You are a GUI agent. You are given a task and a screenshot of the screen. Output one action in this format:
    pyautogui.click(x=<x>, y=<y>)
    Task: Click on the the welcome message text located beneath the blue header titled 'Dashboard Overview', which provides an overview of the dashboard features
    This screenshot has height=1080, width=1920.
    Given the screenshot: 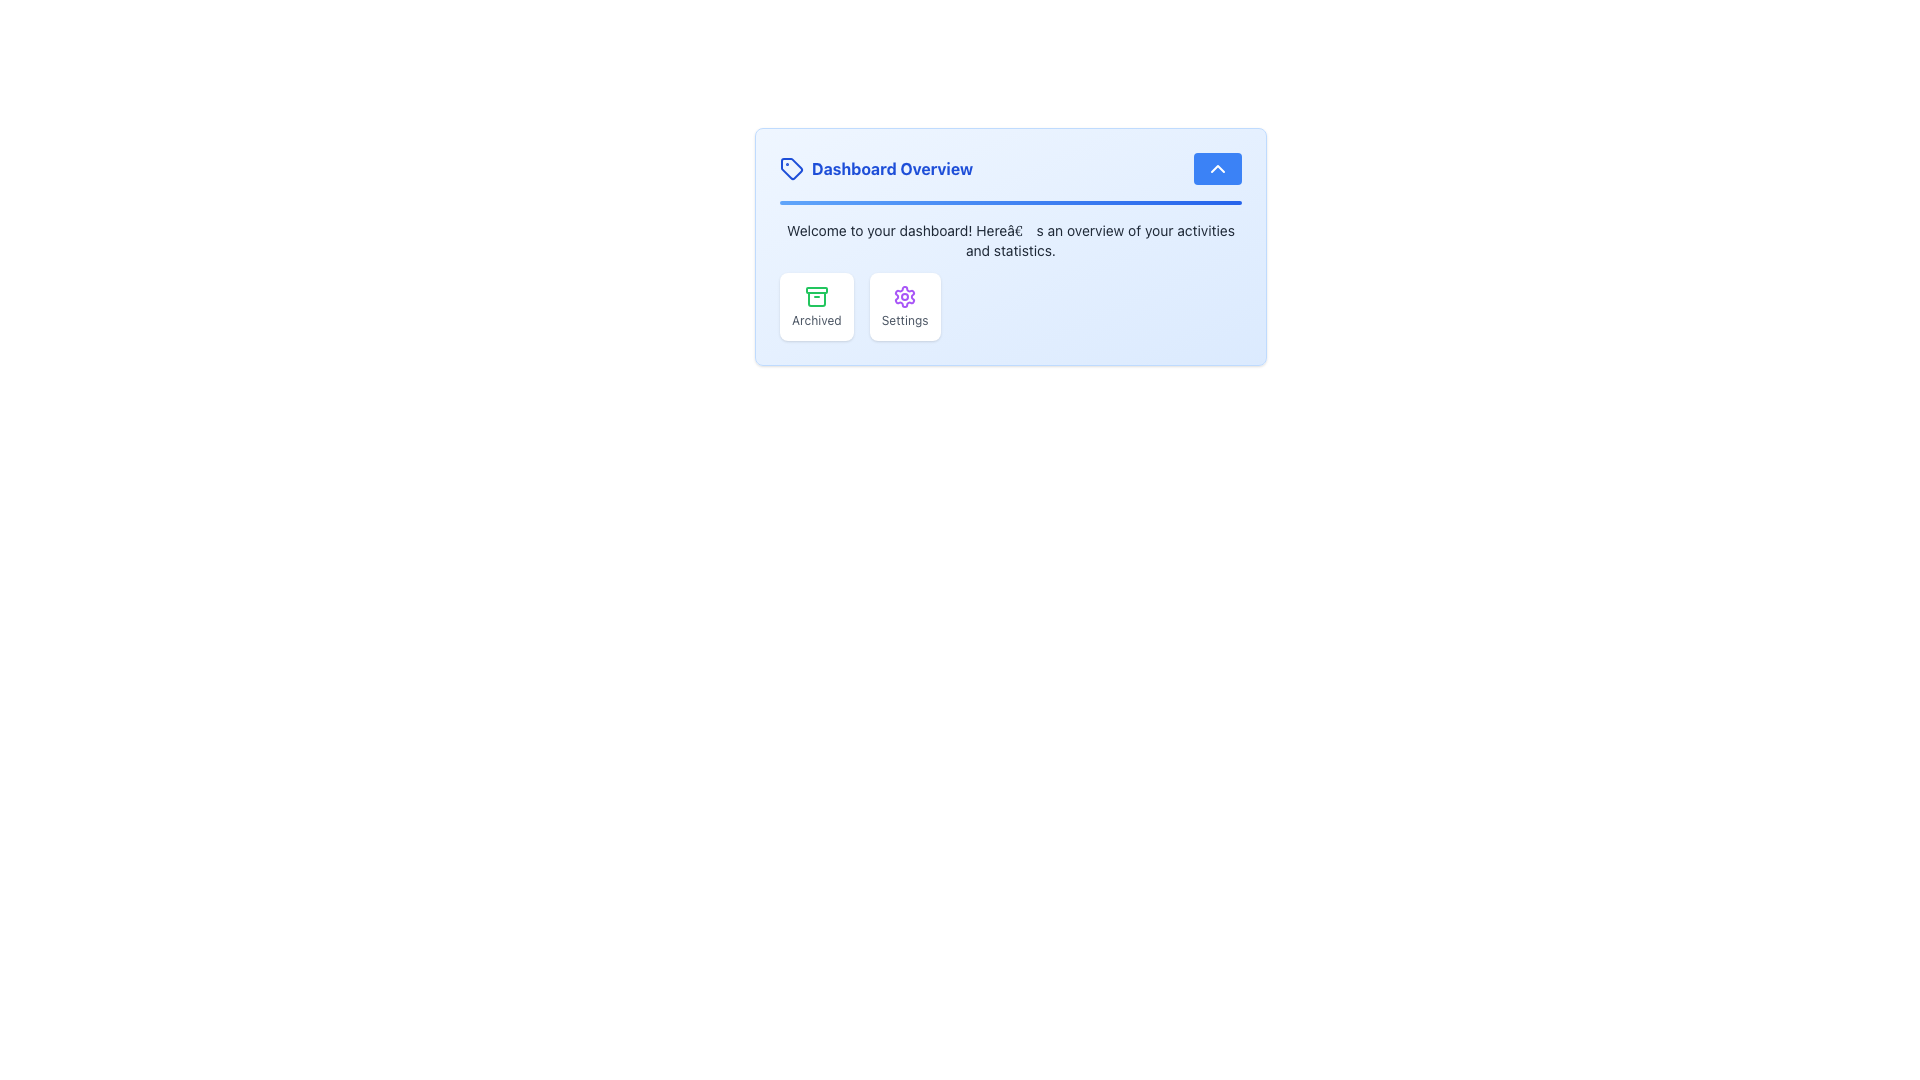 What is the action you would take?
    pyautogui.click(x=1011, y=239)
    